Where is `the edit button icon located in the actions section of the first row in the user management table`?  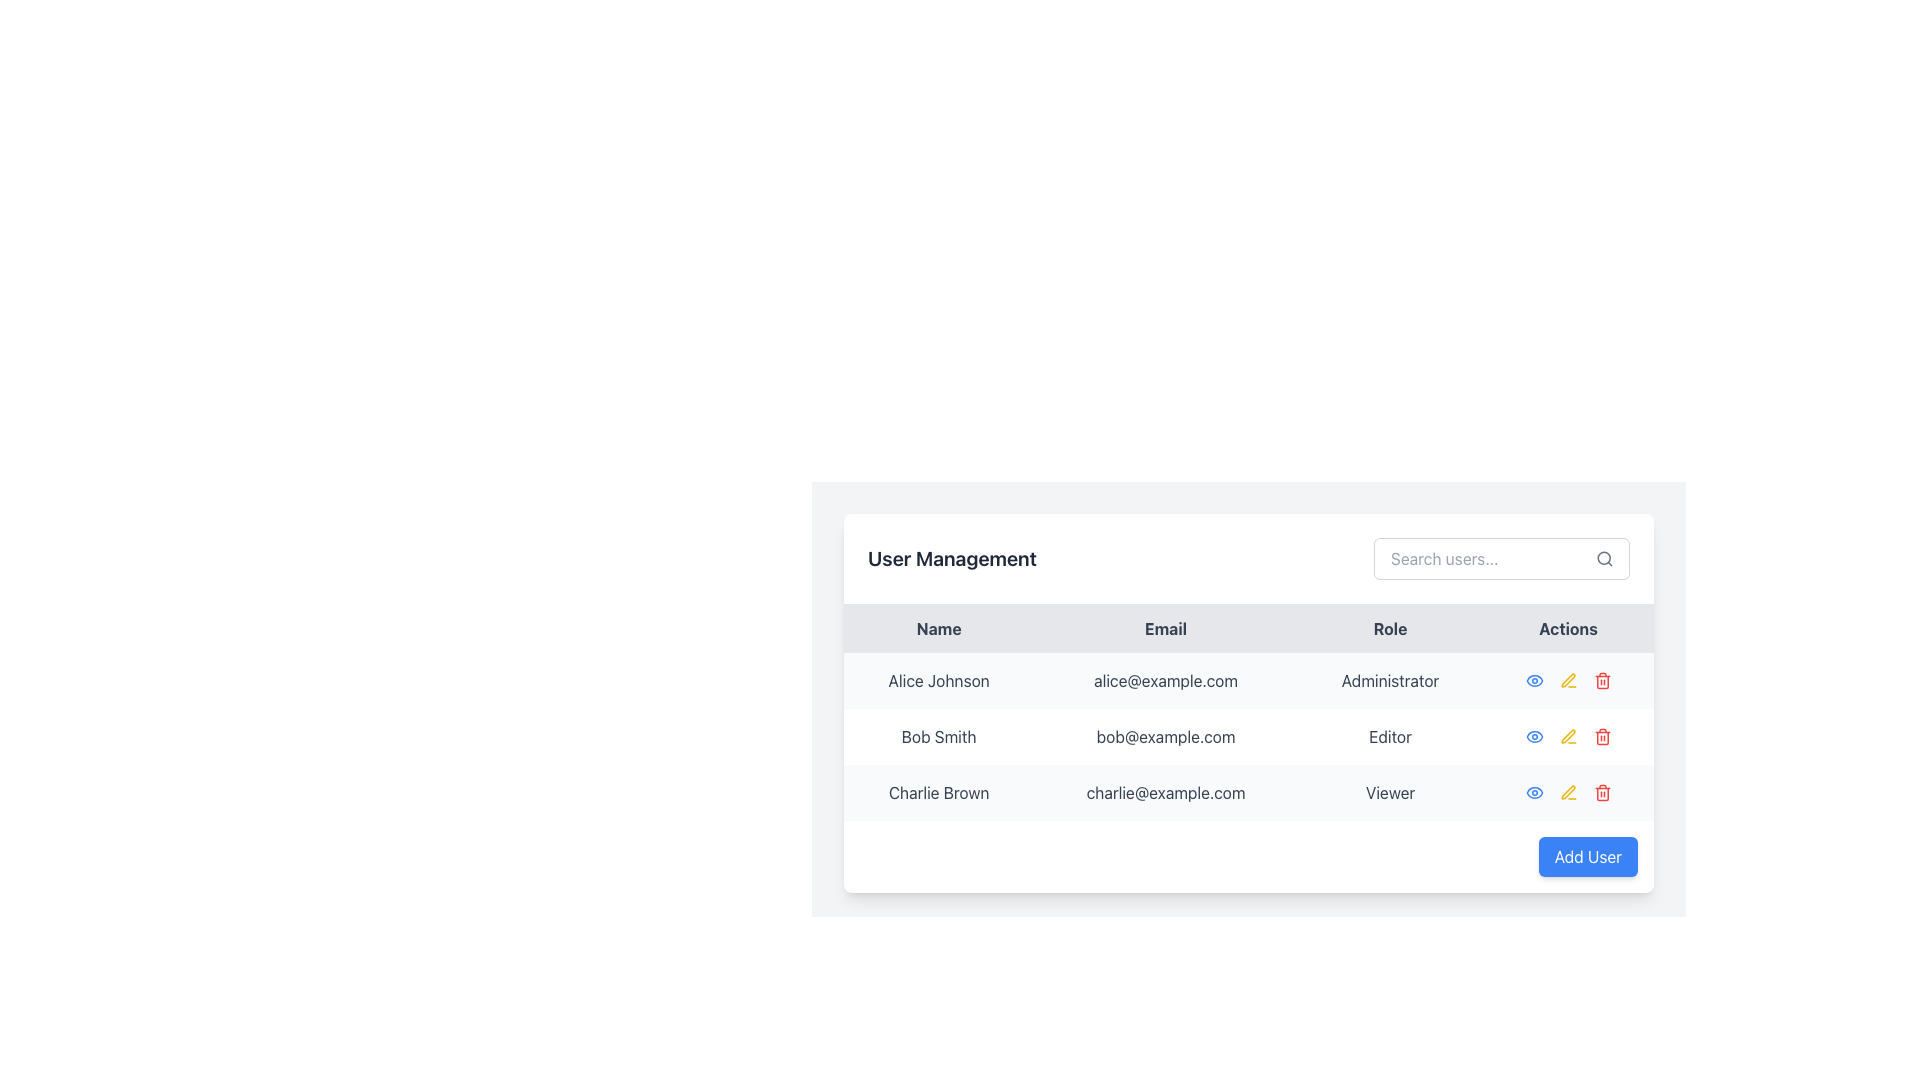 the edit button icon located in the actions section of the first row in the user management table is located at coordinates (1567, 680).